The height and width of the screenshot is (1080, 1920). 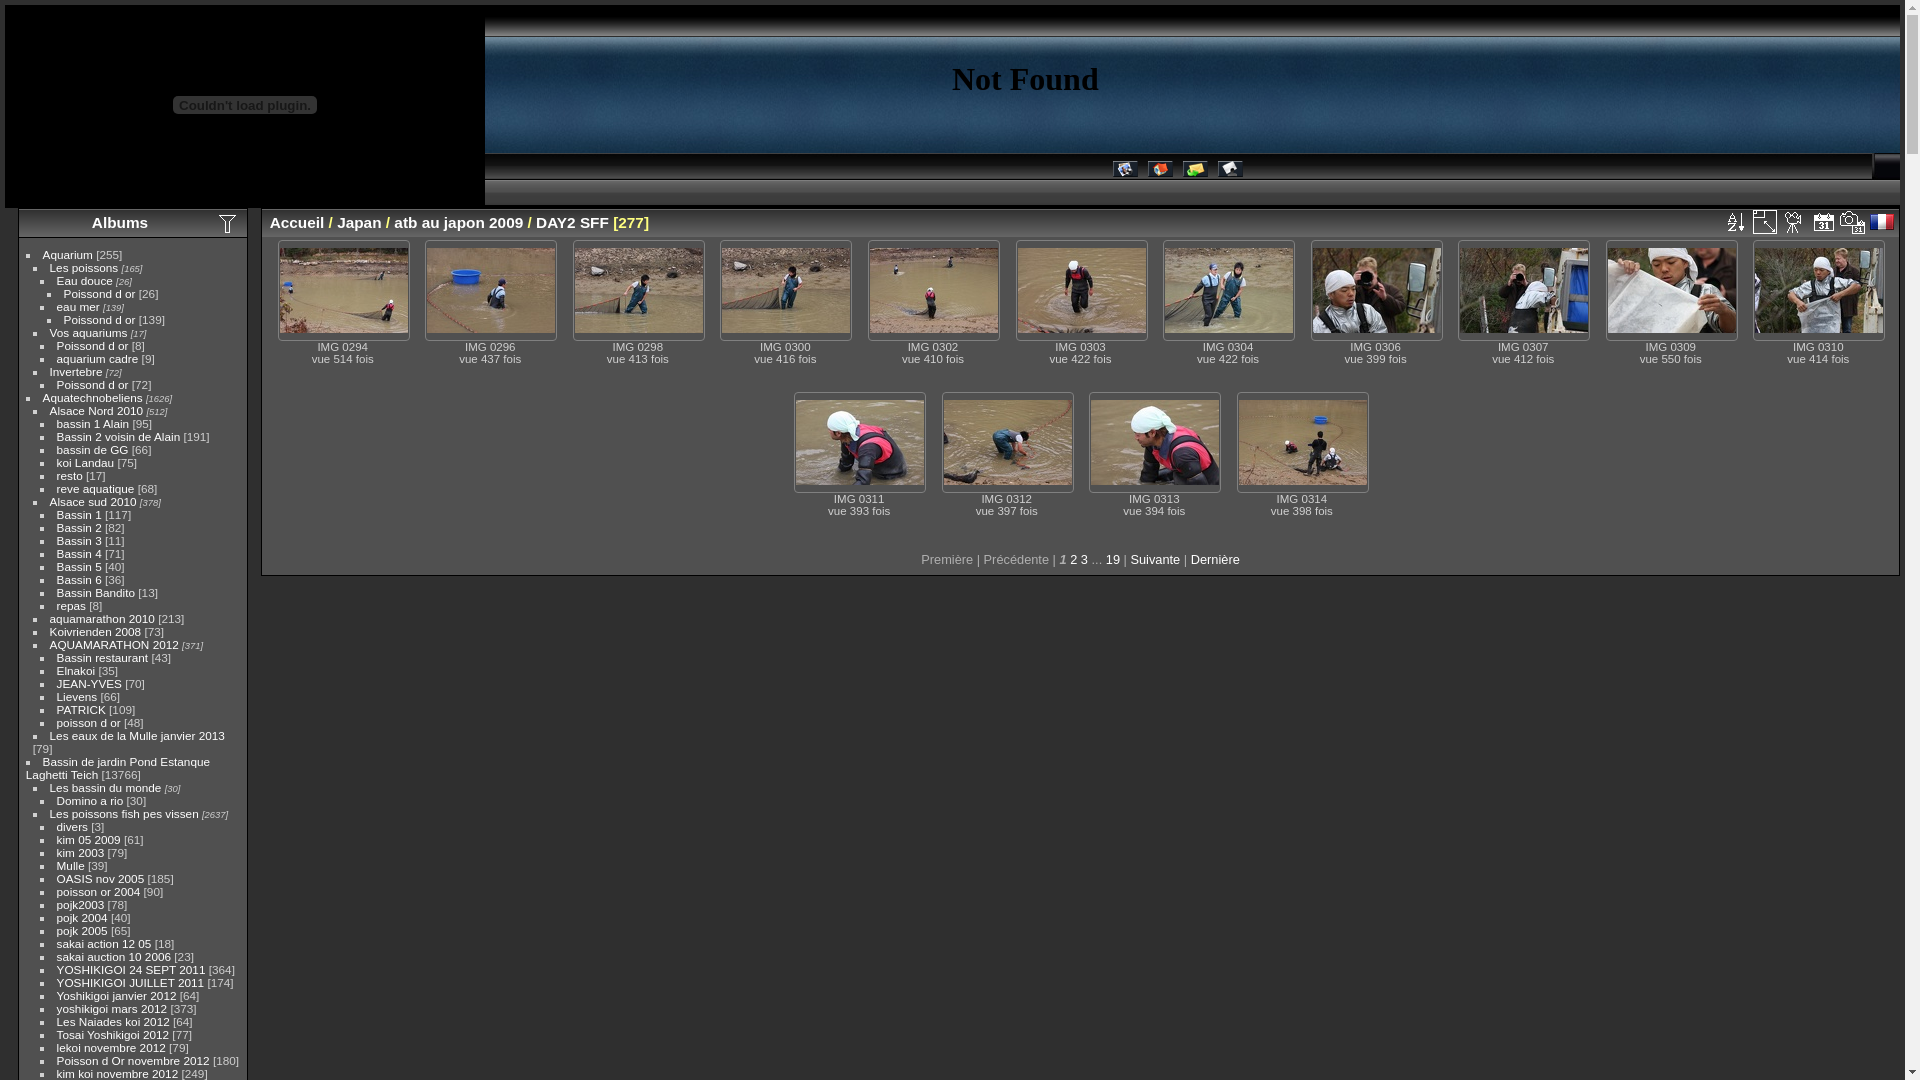 What do you see at coordinates (1780, 222) in the screenshot?
I see `'diaporama'` at bounding box center [1780, 222].